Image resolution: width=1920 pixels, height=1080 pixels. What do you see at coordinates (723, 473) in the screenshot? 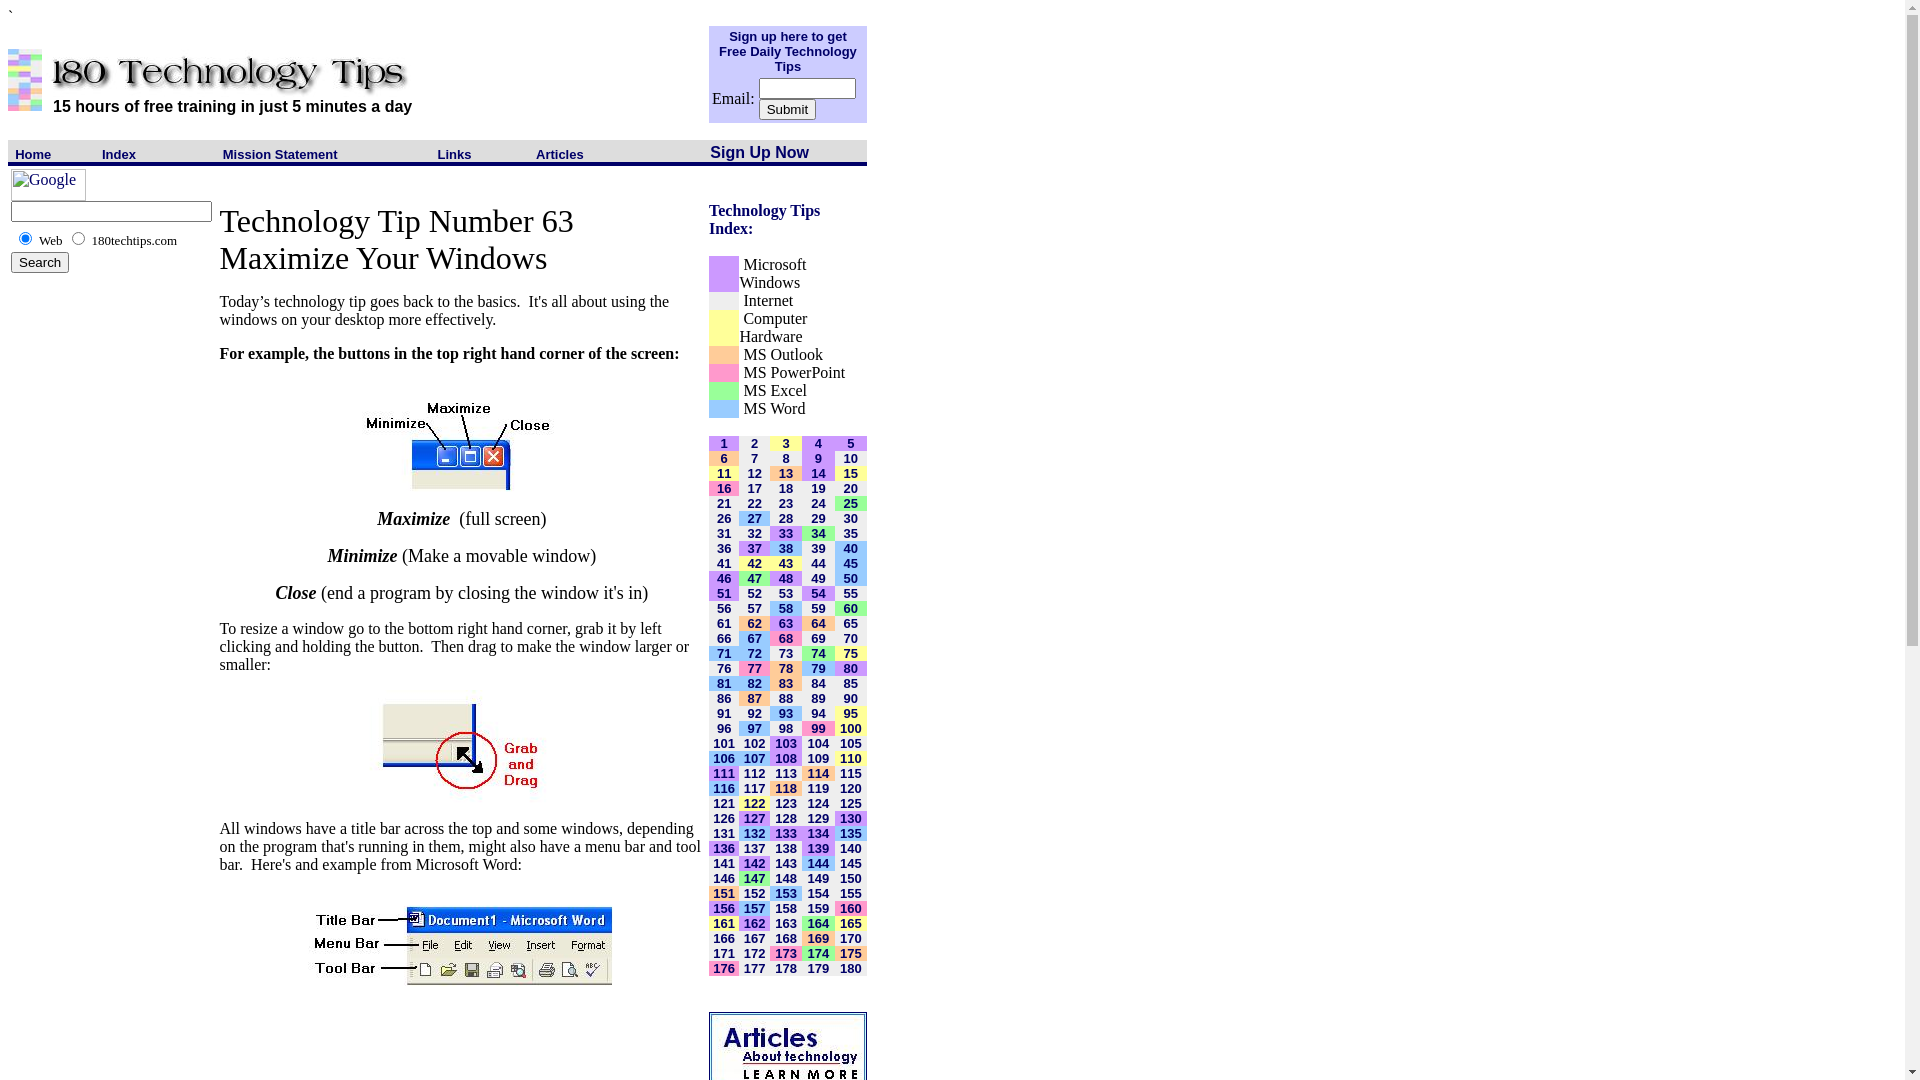
I see `'11'` at bounding box center [723, 473].